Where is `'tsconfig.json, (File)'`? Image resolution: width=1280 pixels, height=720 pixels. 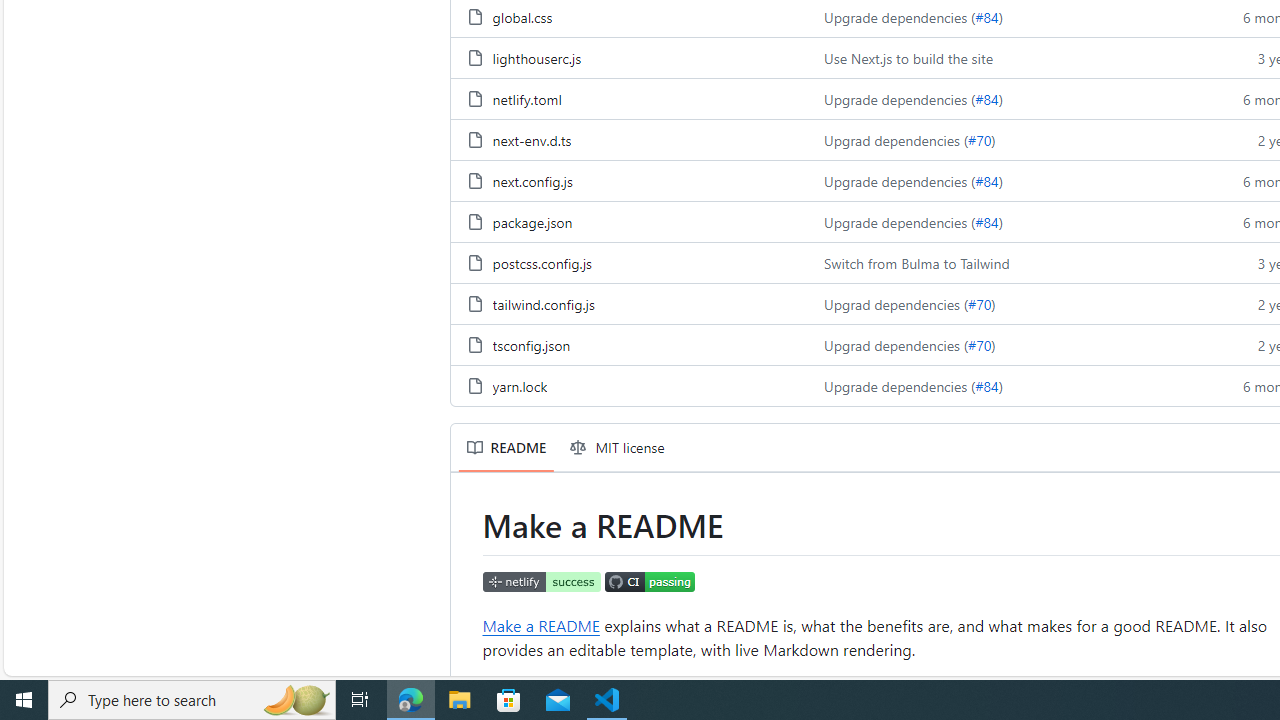 'tsconfig.json, (File)' is located at coordinates (531, 343).